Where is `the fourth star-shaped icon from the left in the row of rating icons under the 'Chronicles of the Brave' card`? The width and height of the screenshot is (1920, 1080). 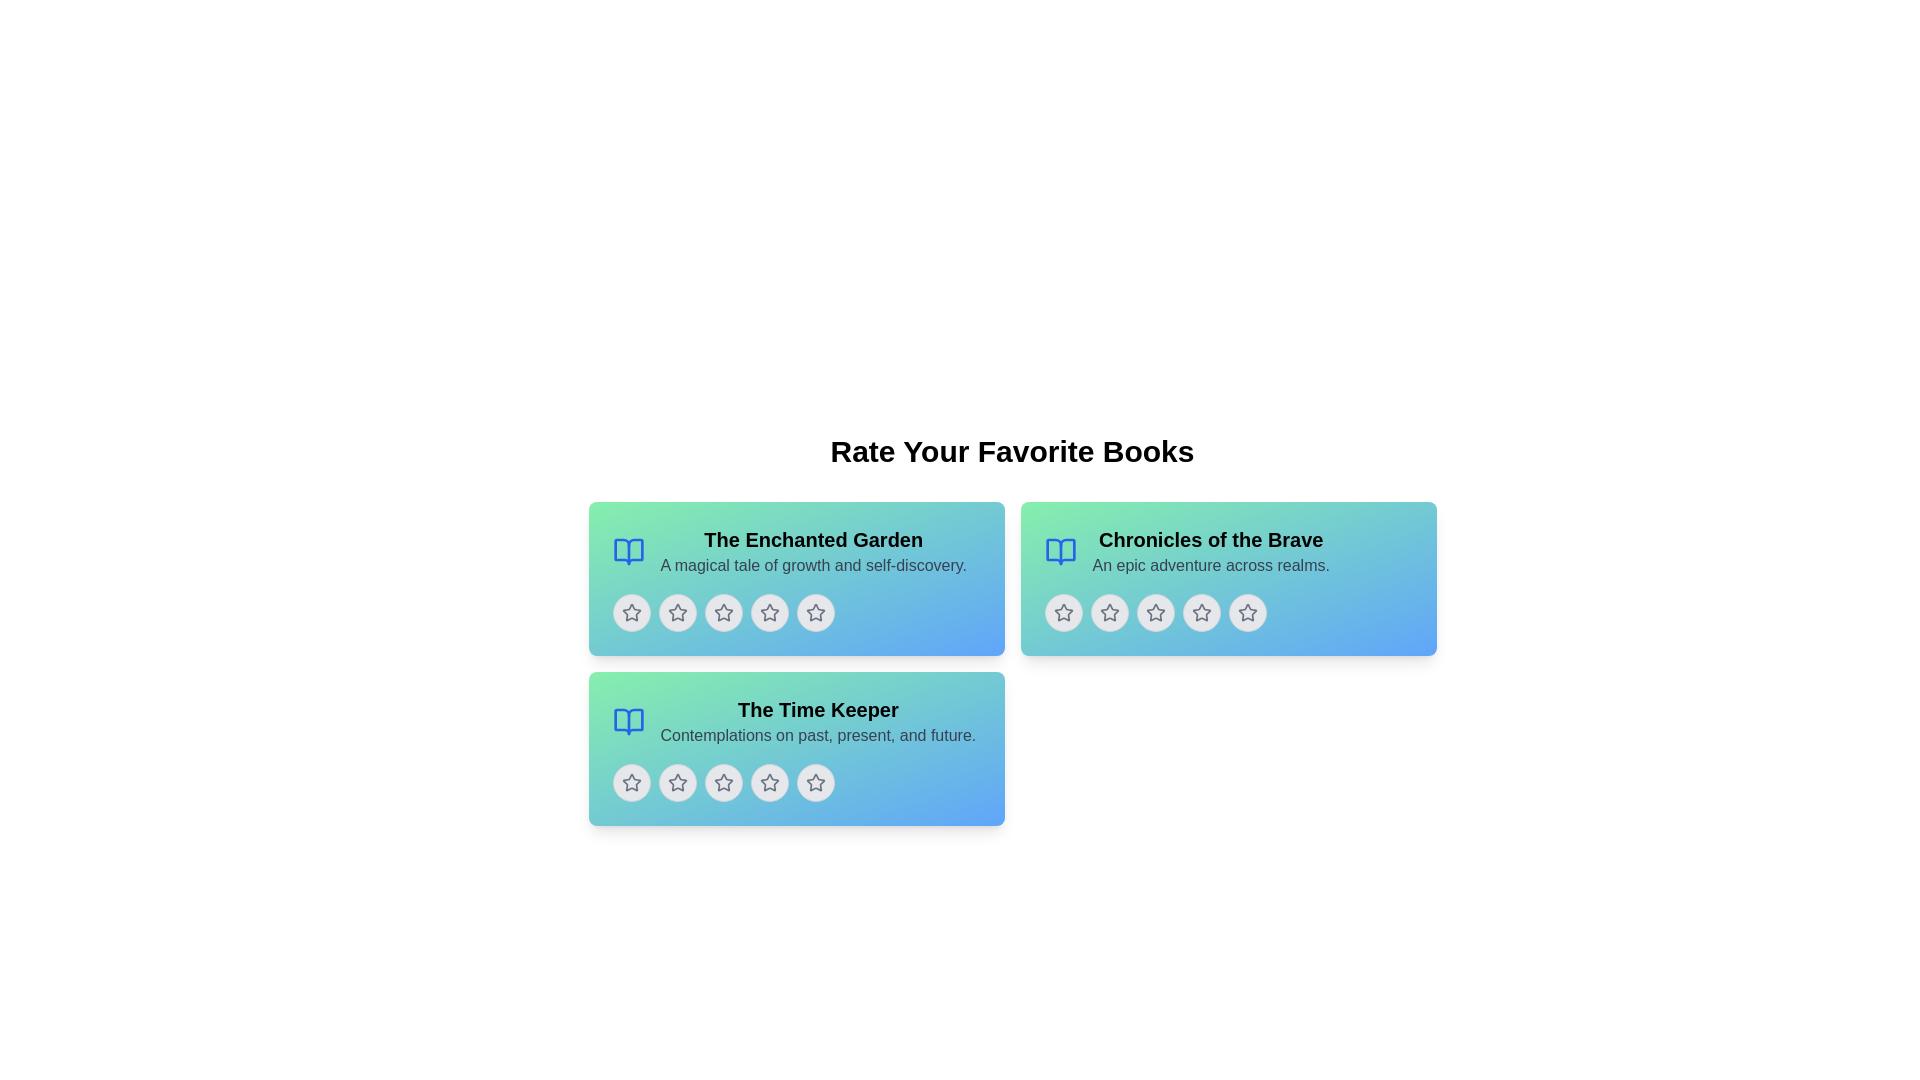
the fourth star-shaped icon from the left in the row of rating icons under the 'Chronicles of the Brave' card is located at coordinates (1246, 612).